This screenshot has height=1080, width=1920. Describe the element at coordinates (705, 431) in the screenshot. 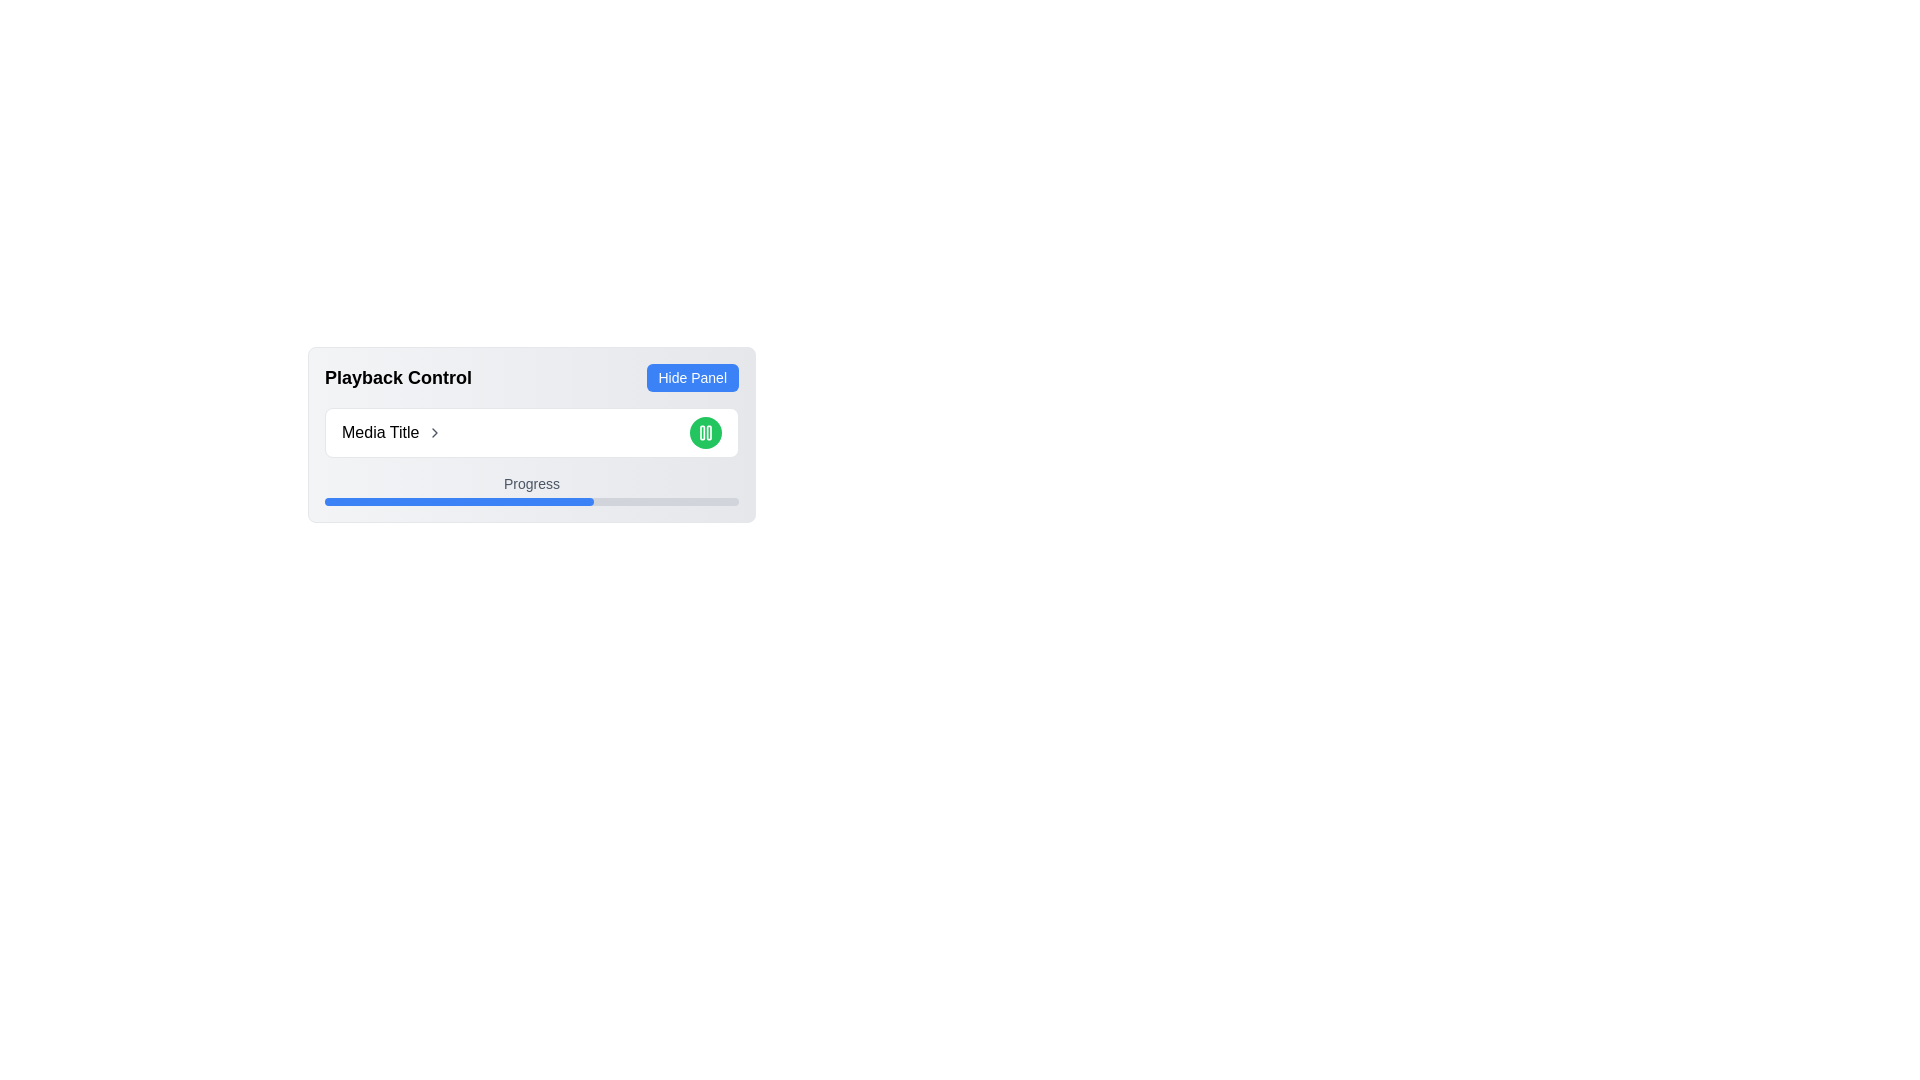

I see `the minimalistic Pause Icon, which is a white symbol with two vertical bars on a green circular background` at that location.